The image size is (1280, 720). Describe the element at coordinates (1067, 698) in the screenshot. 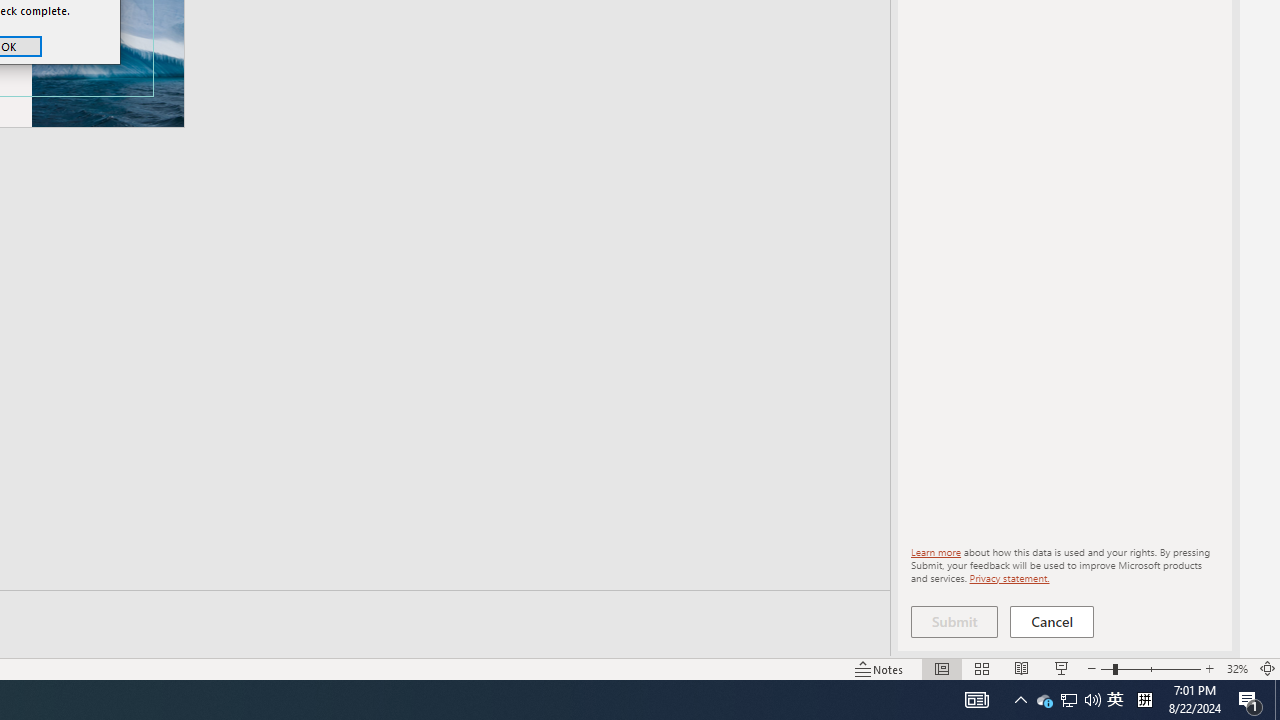

I see `'User Promoted Notification Area'` at that location.